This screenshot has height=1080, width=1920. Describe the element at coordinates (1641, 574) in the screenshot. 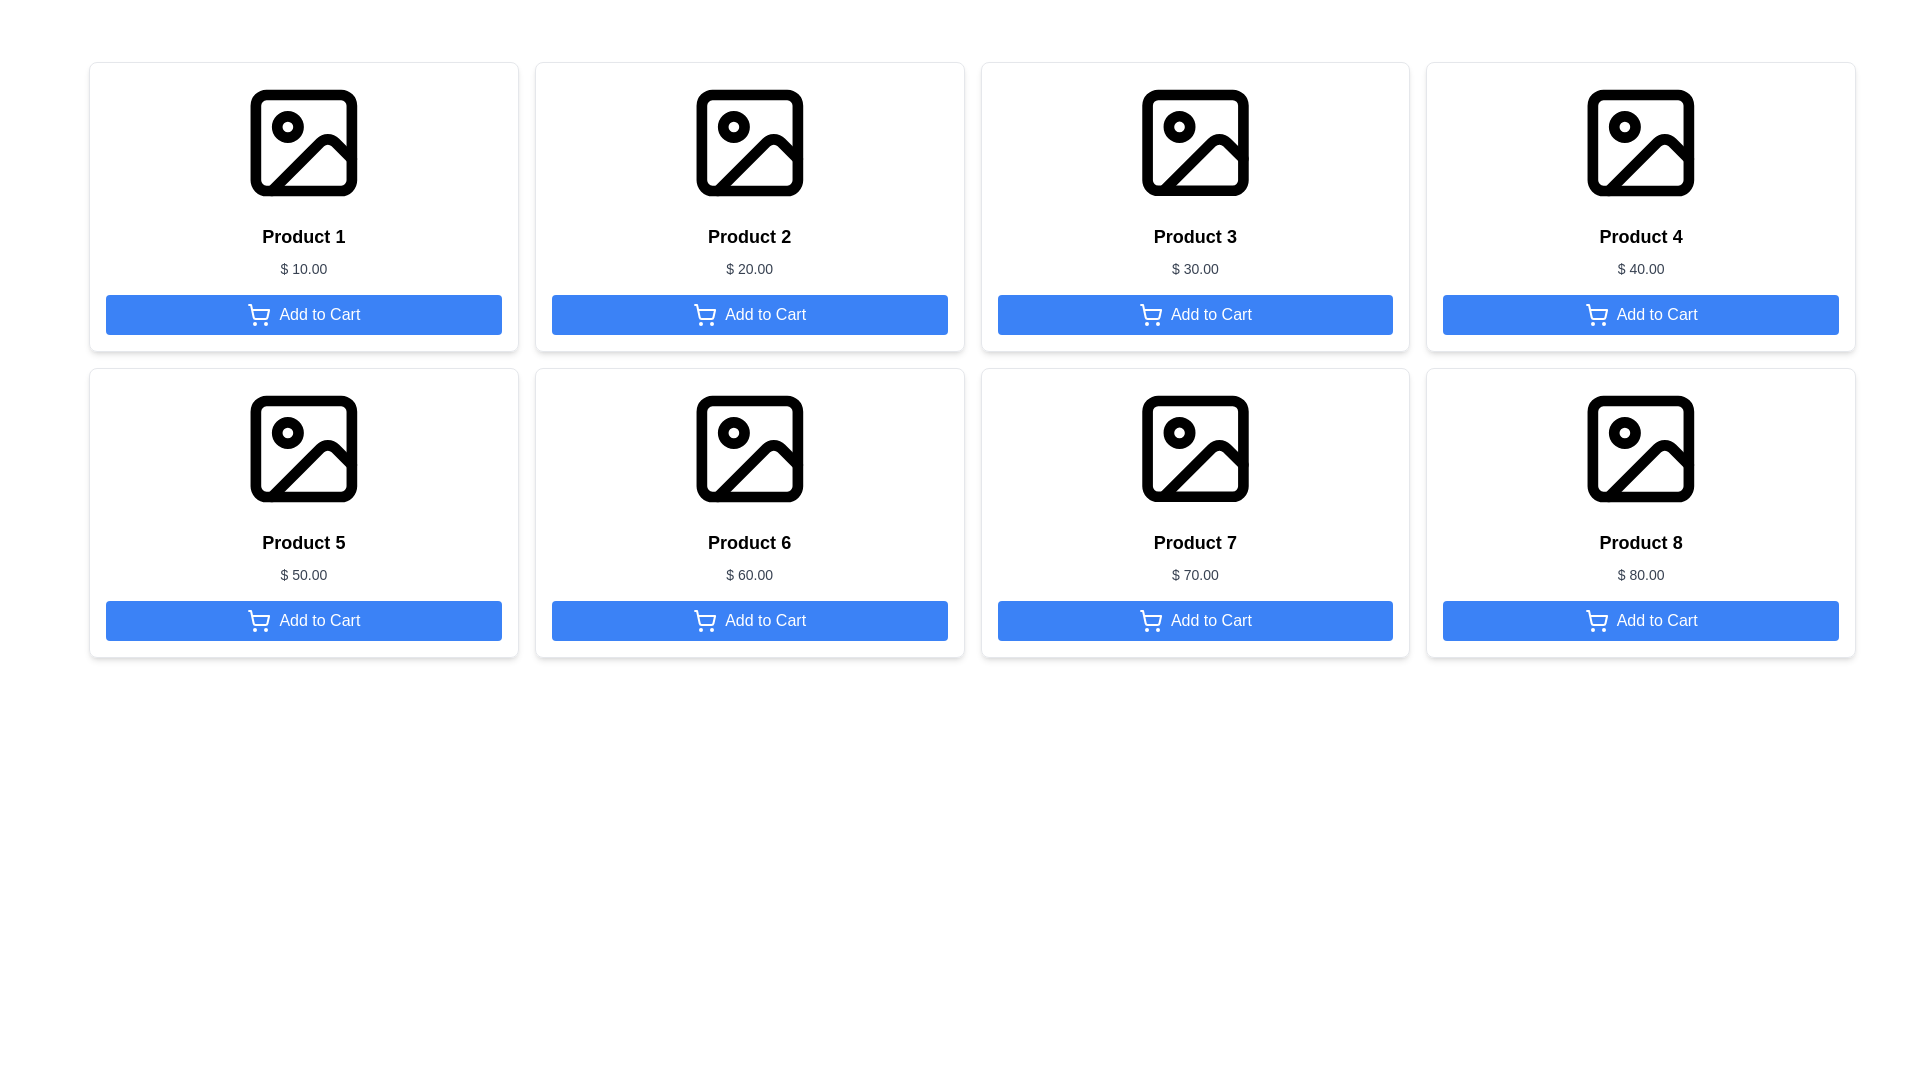

I see `the price label displaying the cost for 'Product 8', located centrally in the lower section of the product card, above the 'Add to Cart' button` at that location.